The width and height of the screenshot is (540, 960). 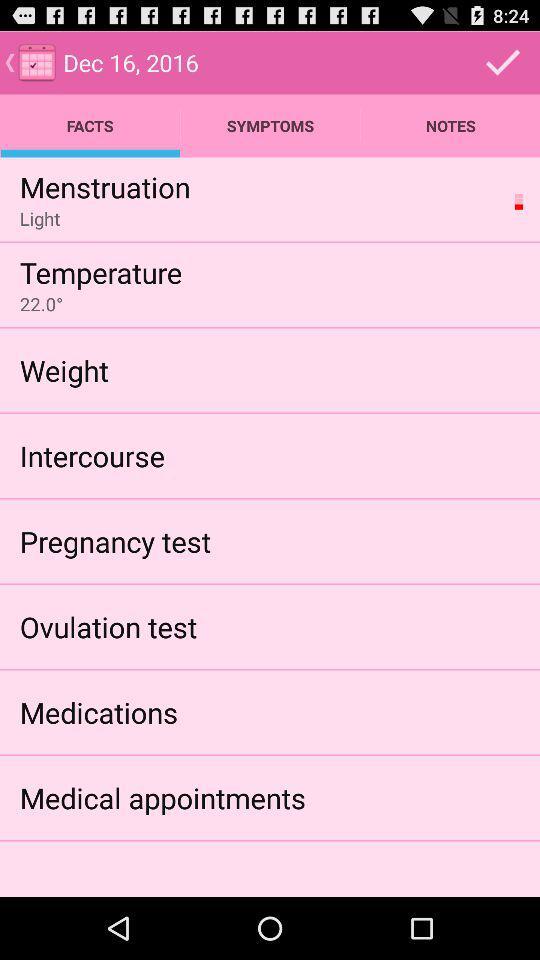 I want to click on the icon above medications app, so click(x=108, y=625).